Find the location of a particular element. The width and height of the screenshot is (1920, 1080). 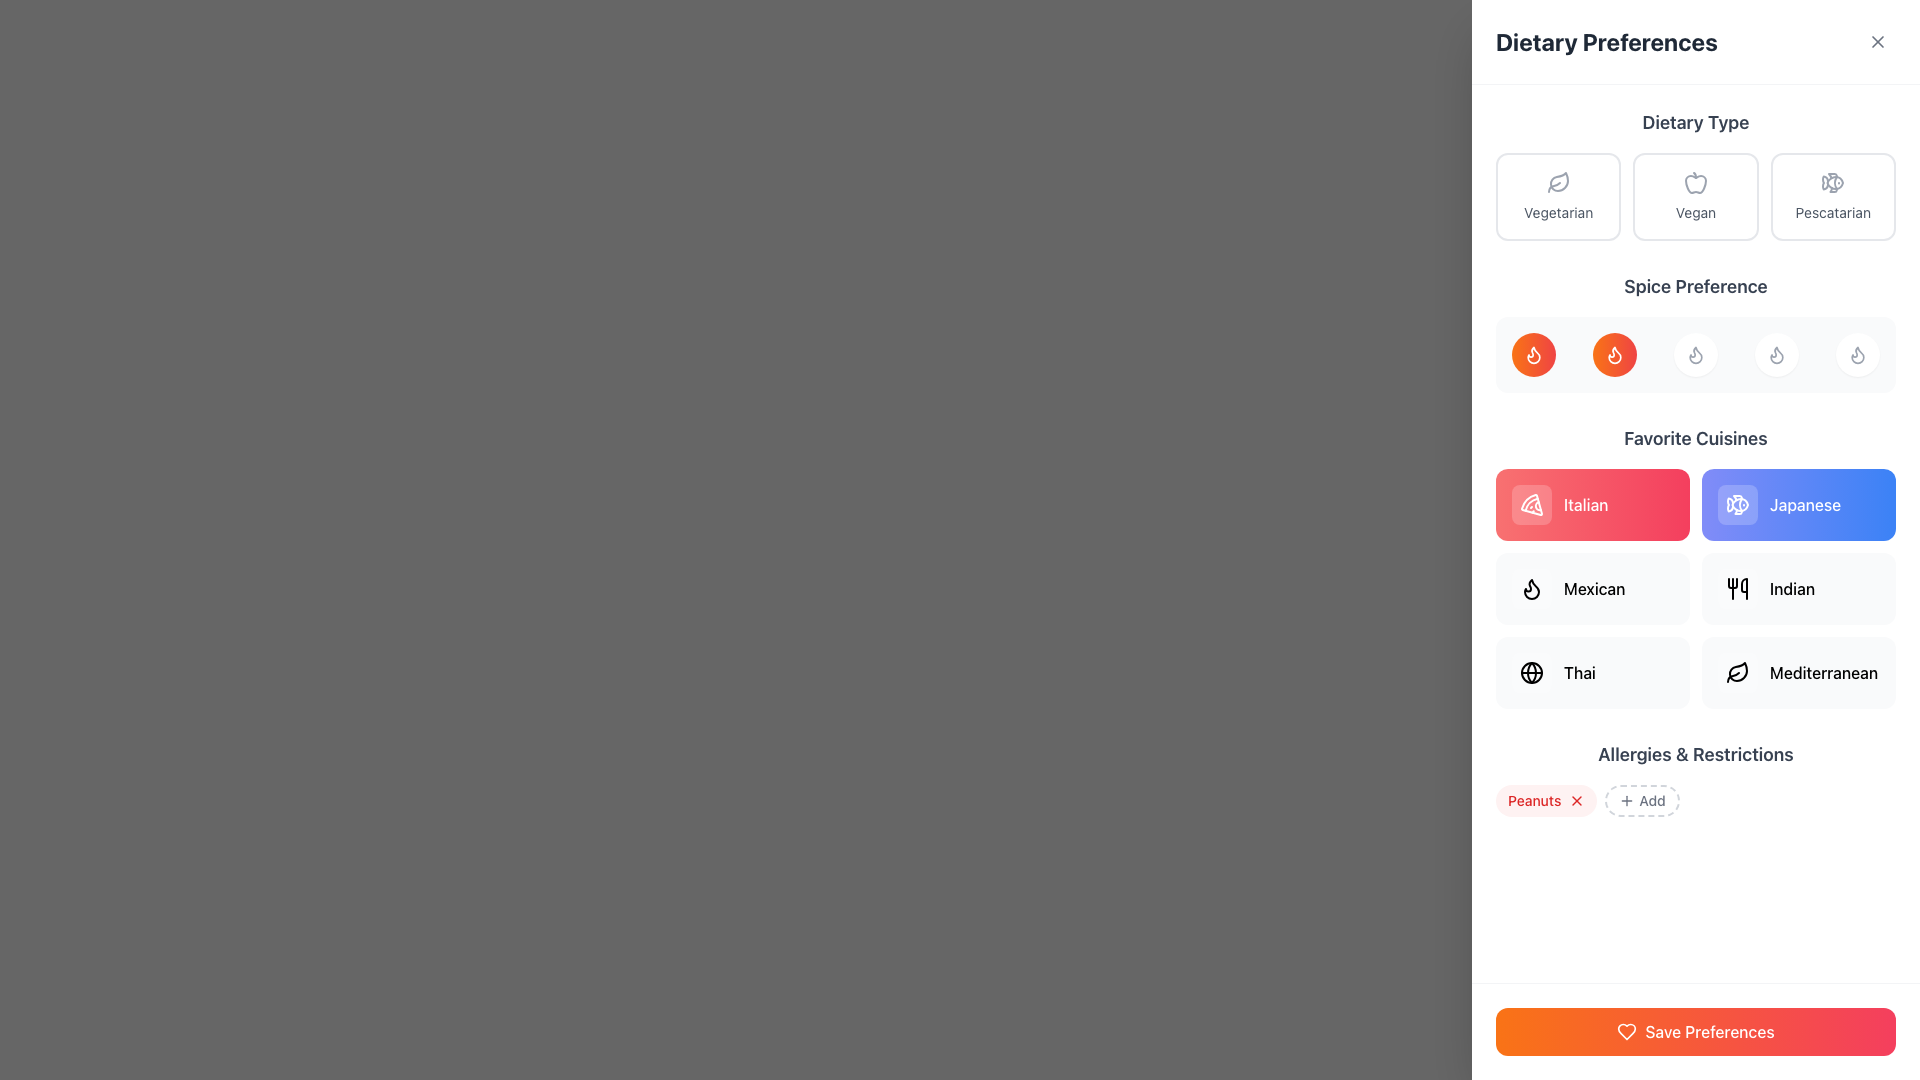

the circular close button with an 'X' icon located at the top-right corner of the 'Dietary Preferences' section is located at coordinates (1876, 42).